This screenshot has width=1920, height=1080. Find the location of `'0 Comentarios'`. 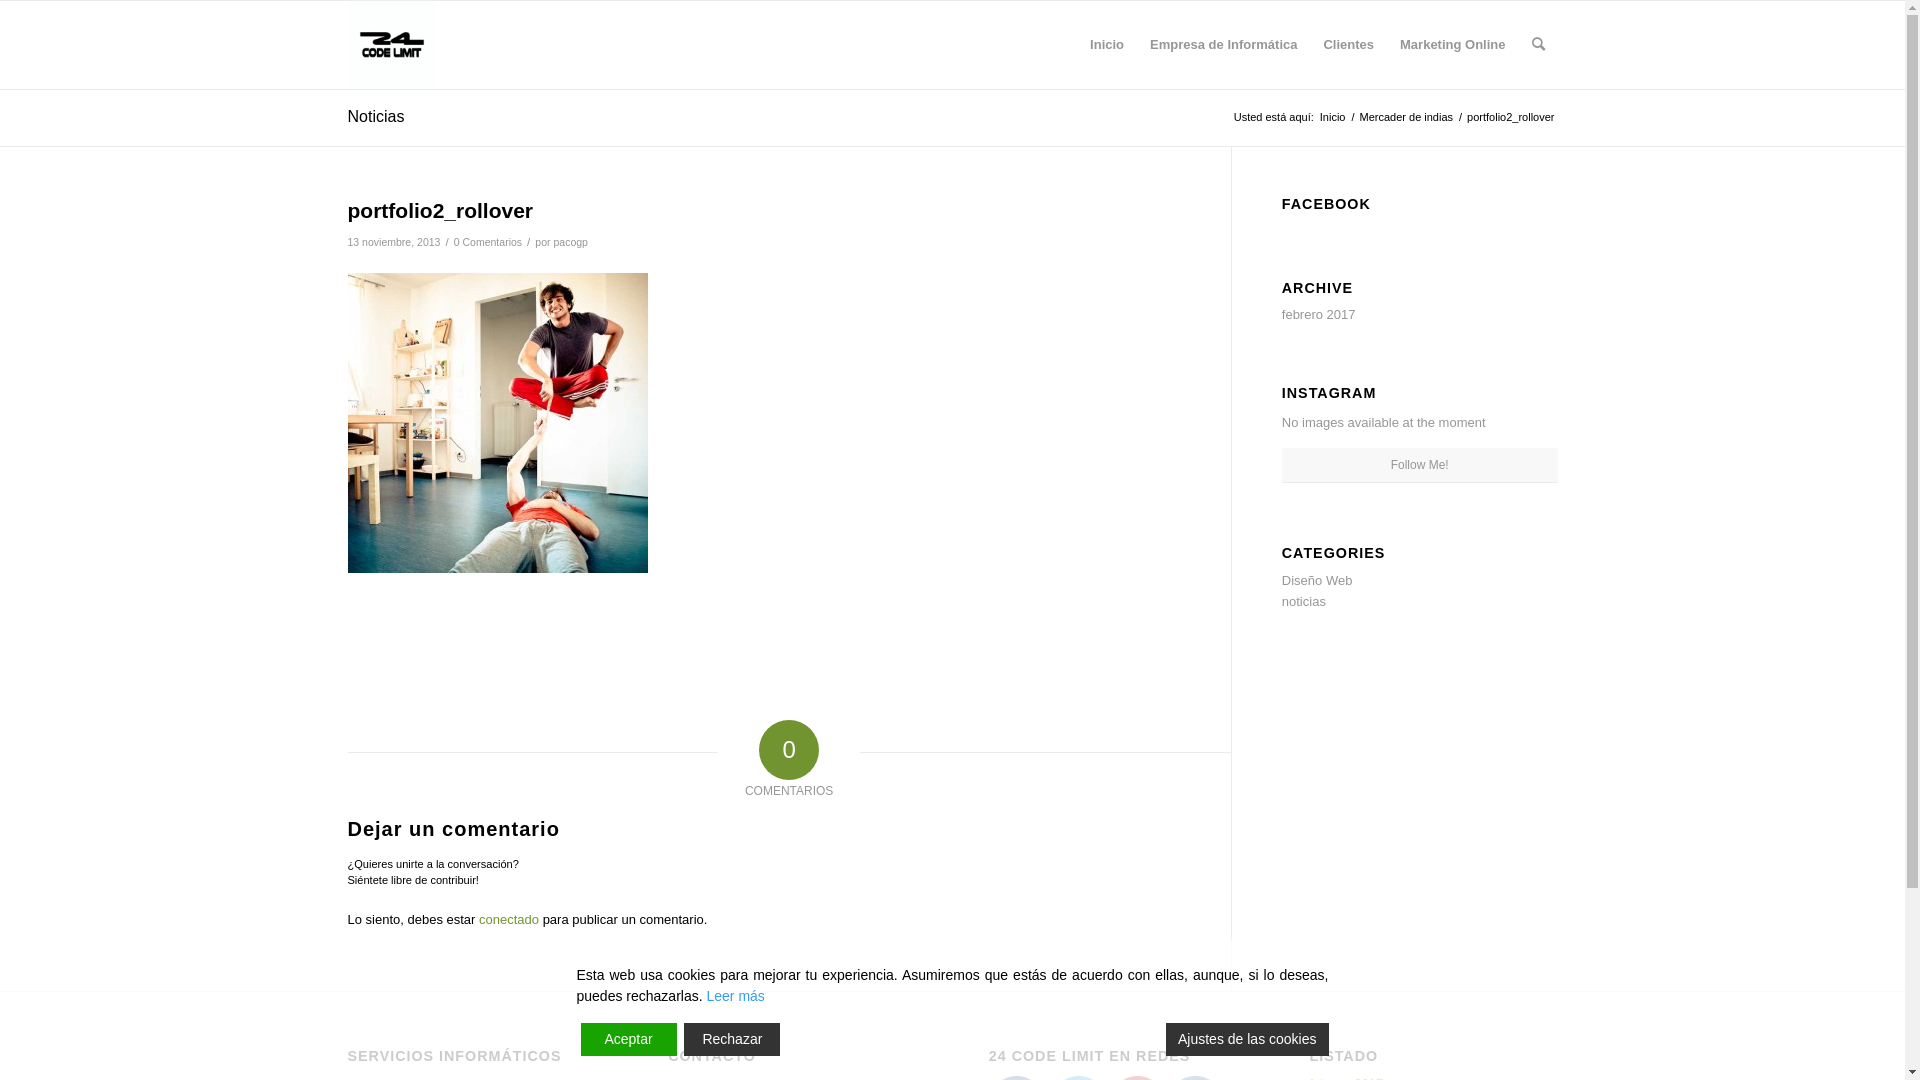

'0 Comentarios' is located at coordinates (488, 241).